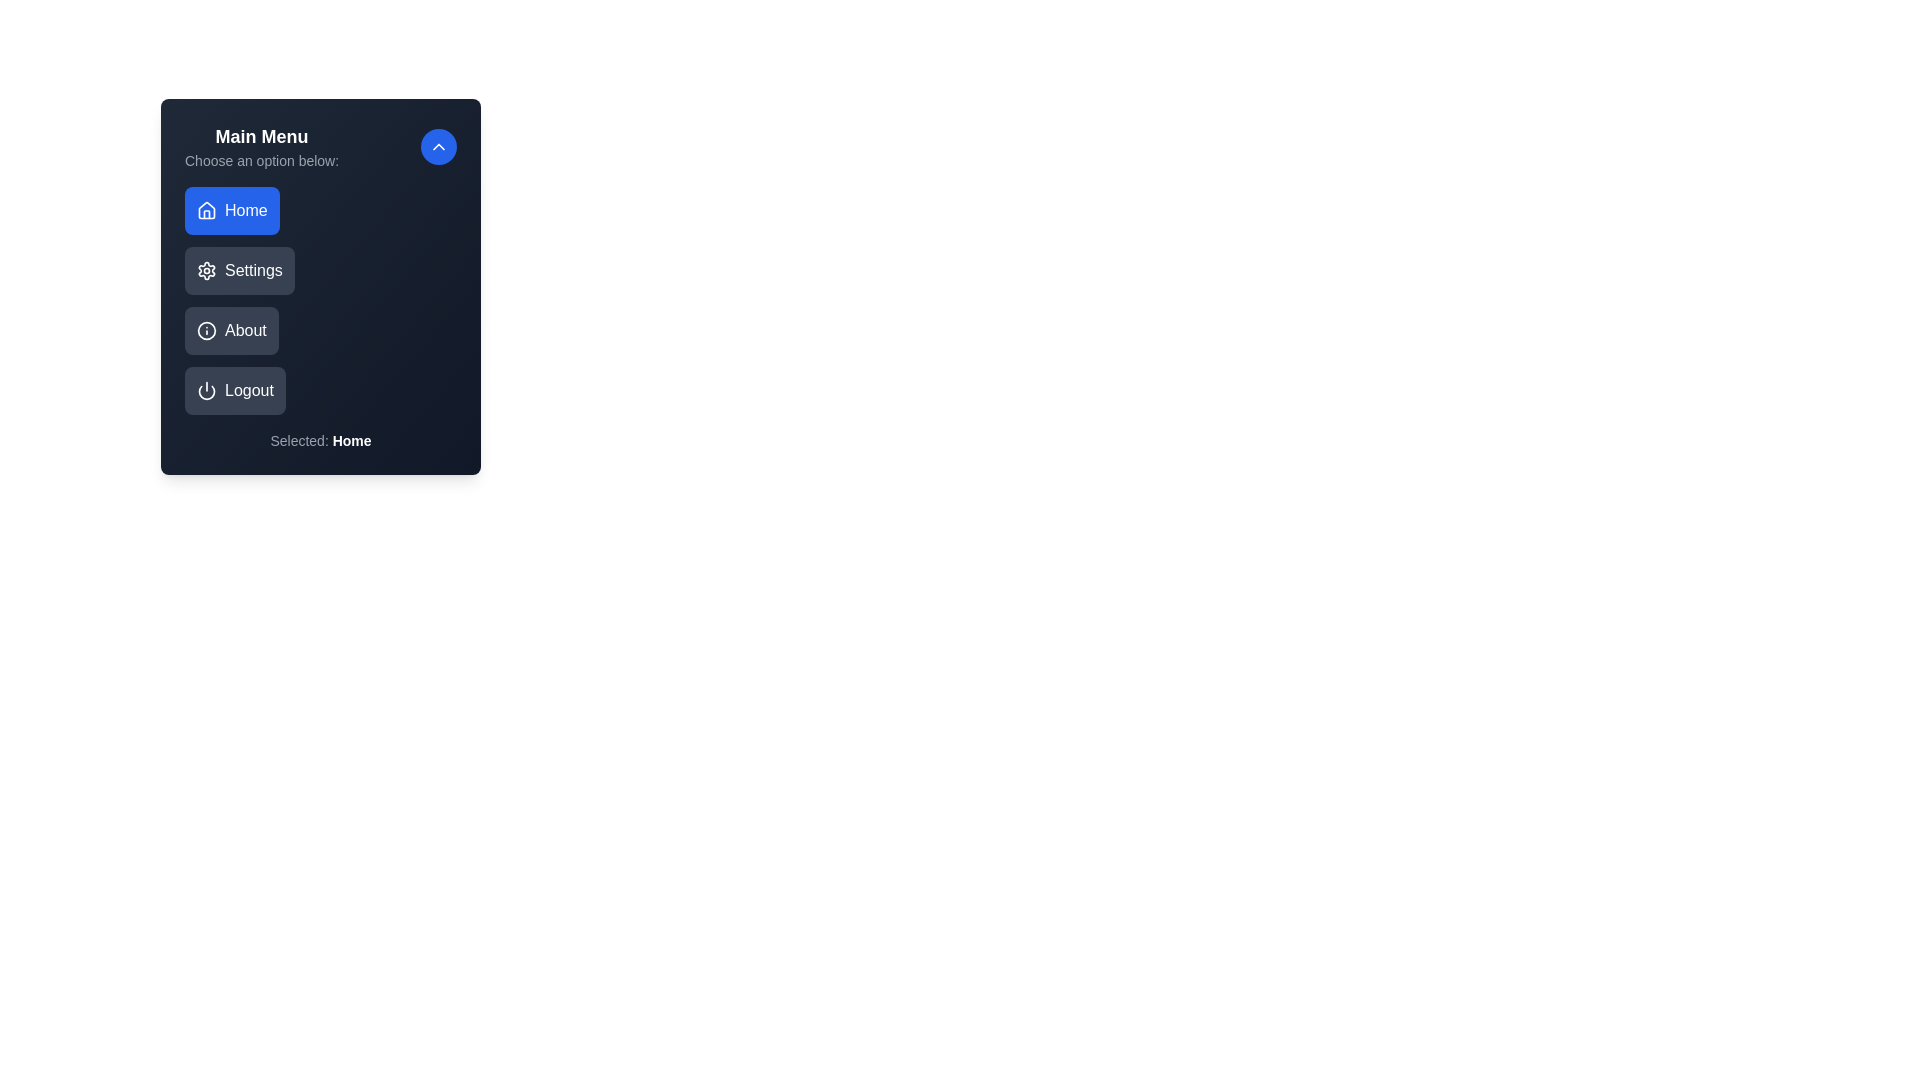 The width and height of the screenshot is (1920, 1080). I want to click on the upward-pointing chevron arrow icon button located in the upper-right corner of the main menu card, so click(437, 145).